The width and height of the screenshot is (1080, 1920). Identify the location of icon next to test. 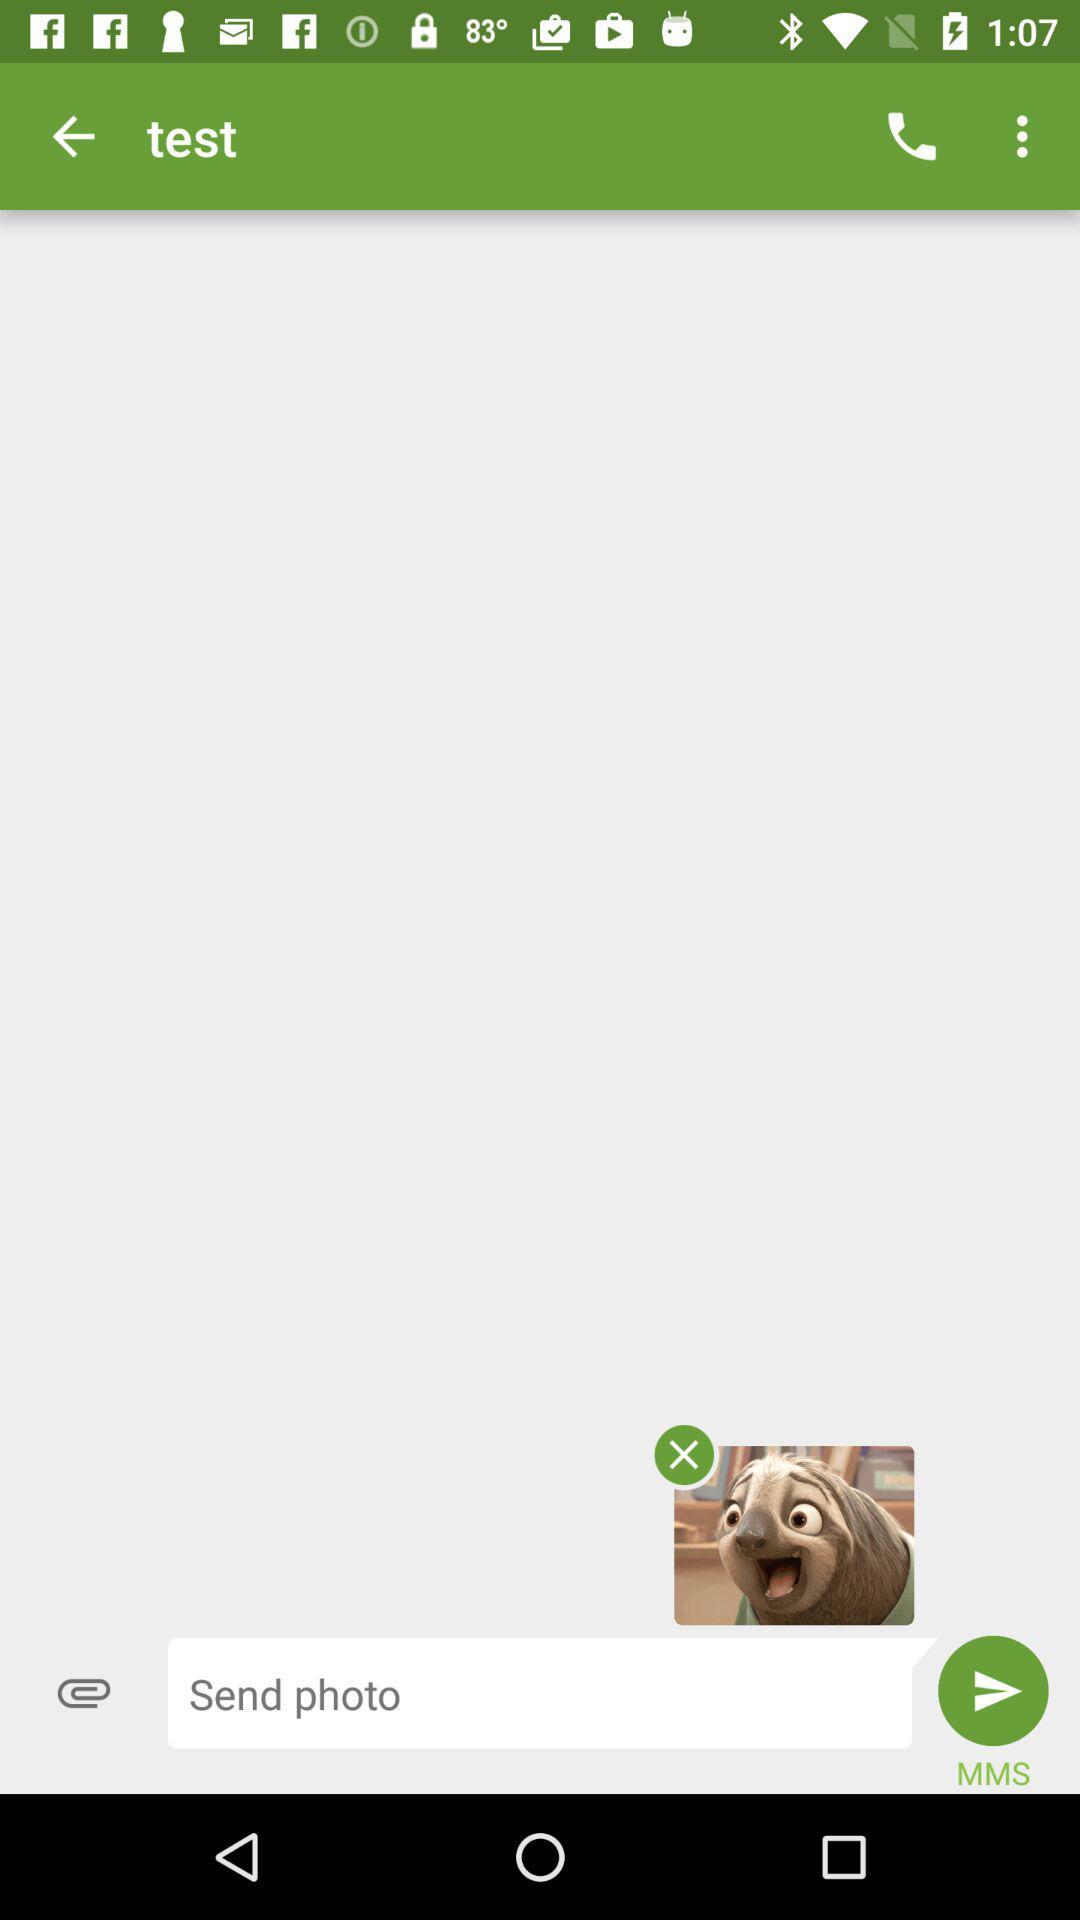
(72, 135).